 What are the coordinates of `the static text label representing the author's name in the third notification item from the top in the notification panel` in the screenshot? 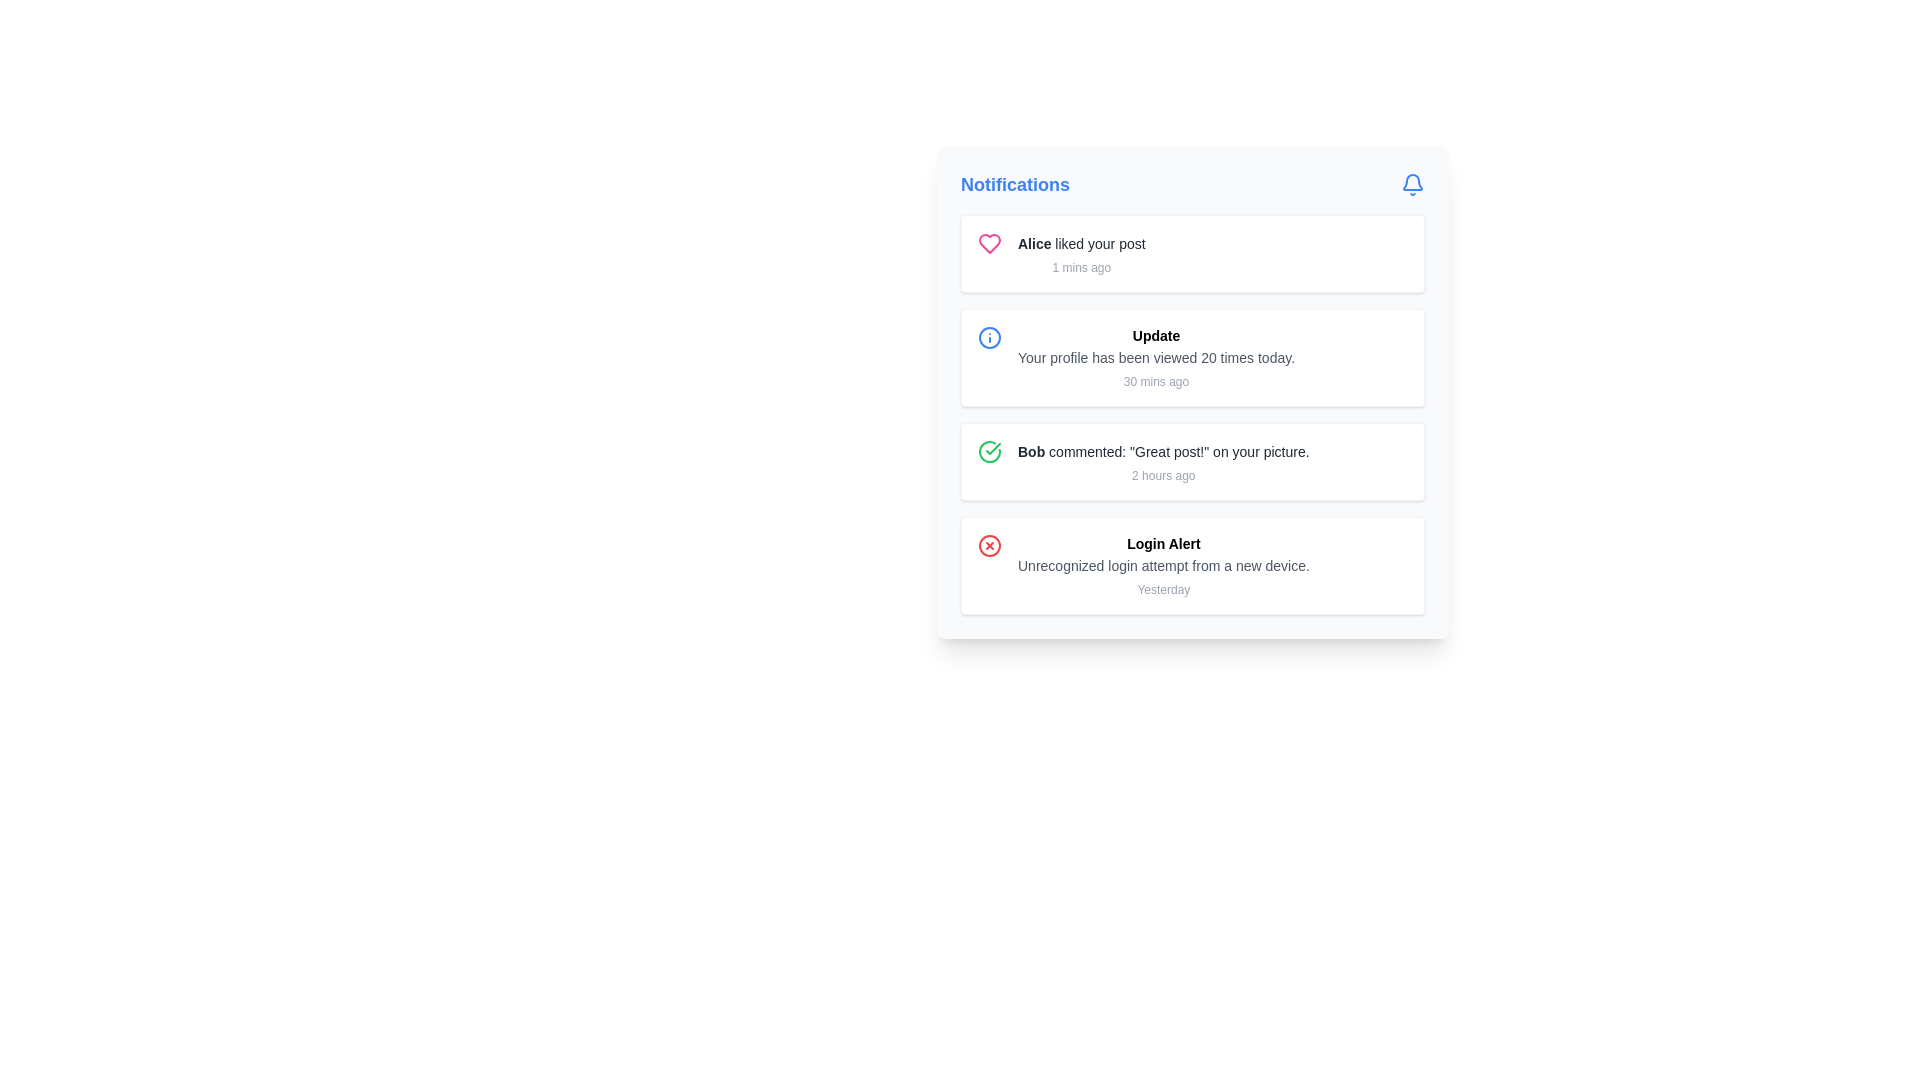 It's located at (1031, 451).